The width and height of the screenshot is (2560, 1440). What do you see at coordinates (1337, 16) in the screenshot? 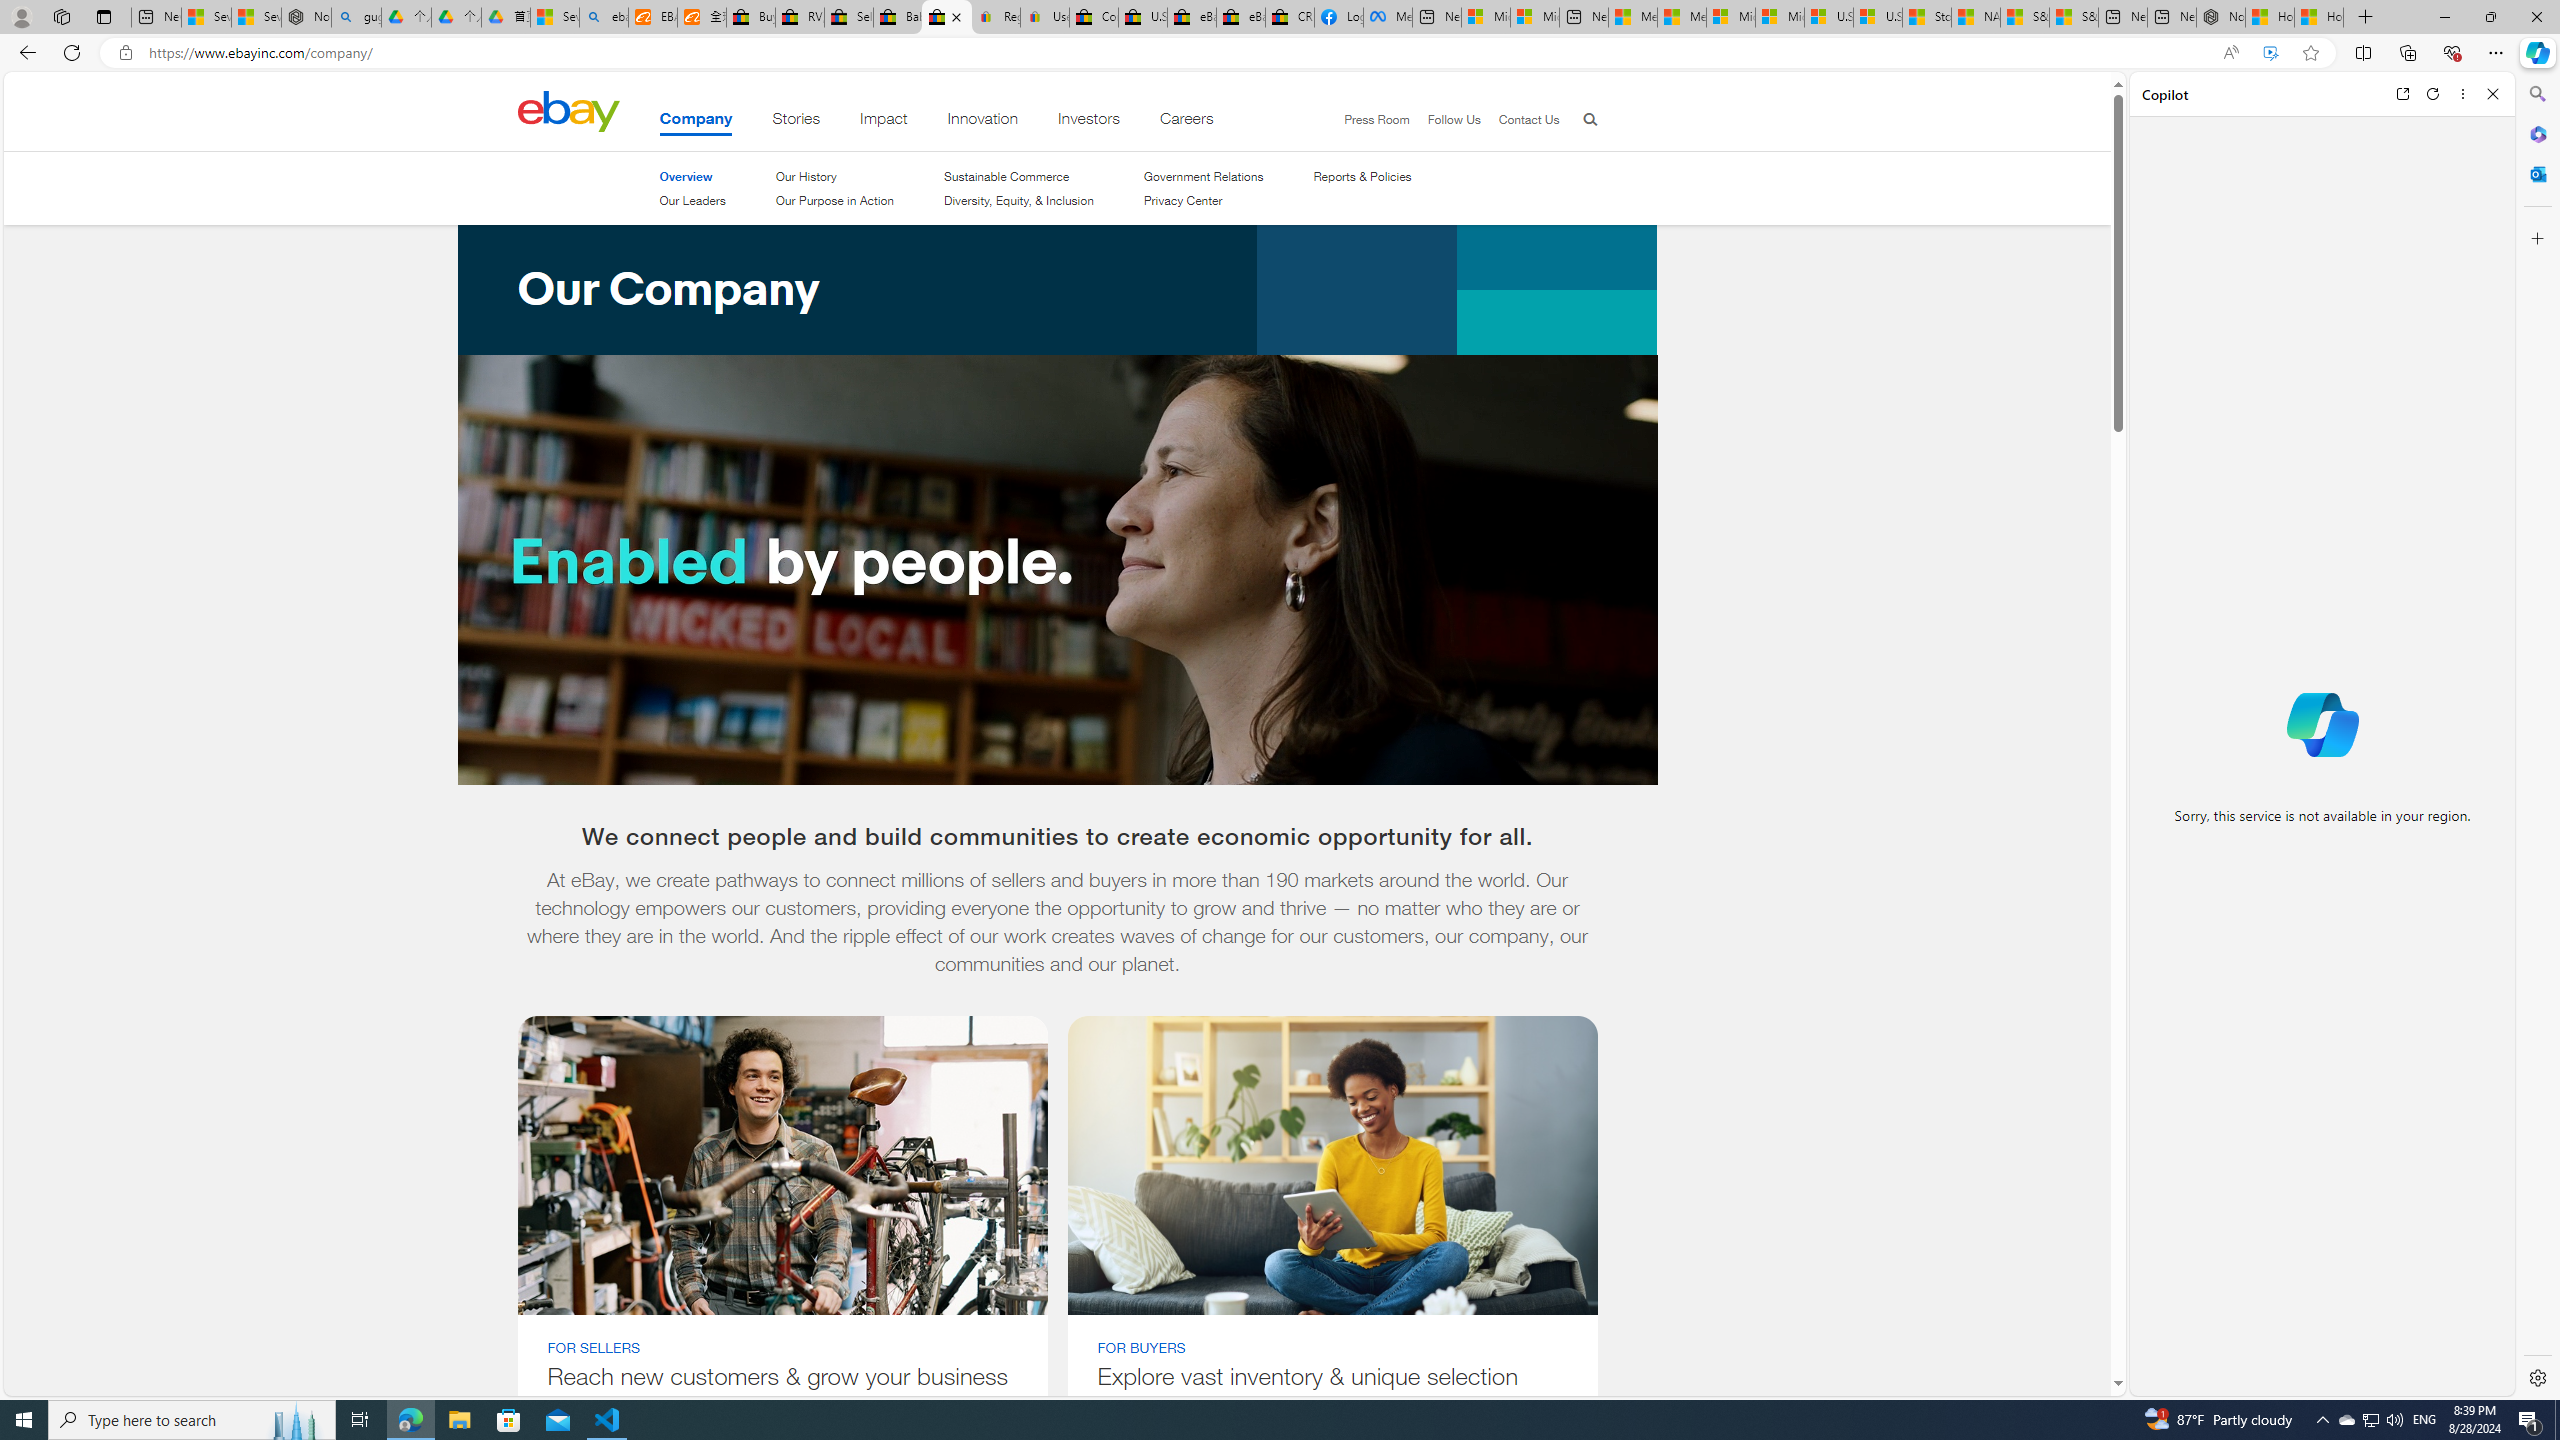
I see `'Log into Facebook'` at bounding box center [1337, 16].